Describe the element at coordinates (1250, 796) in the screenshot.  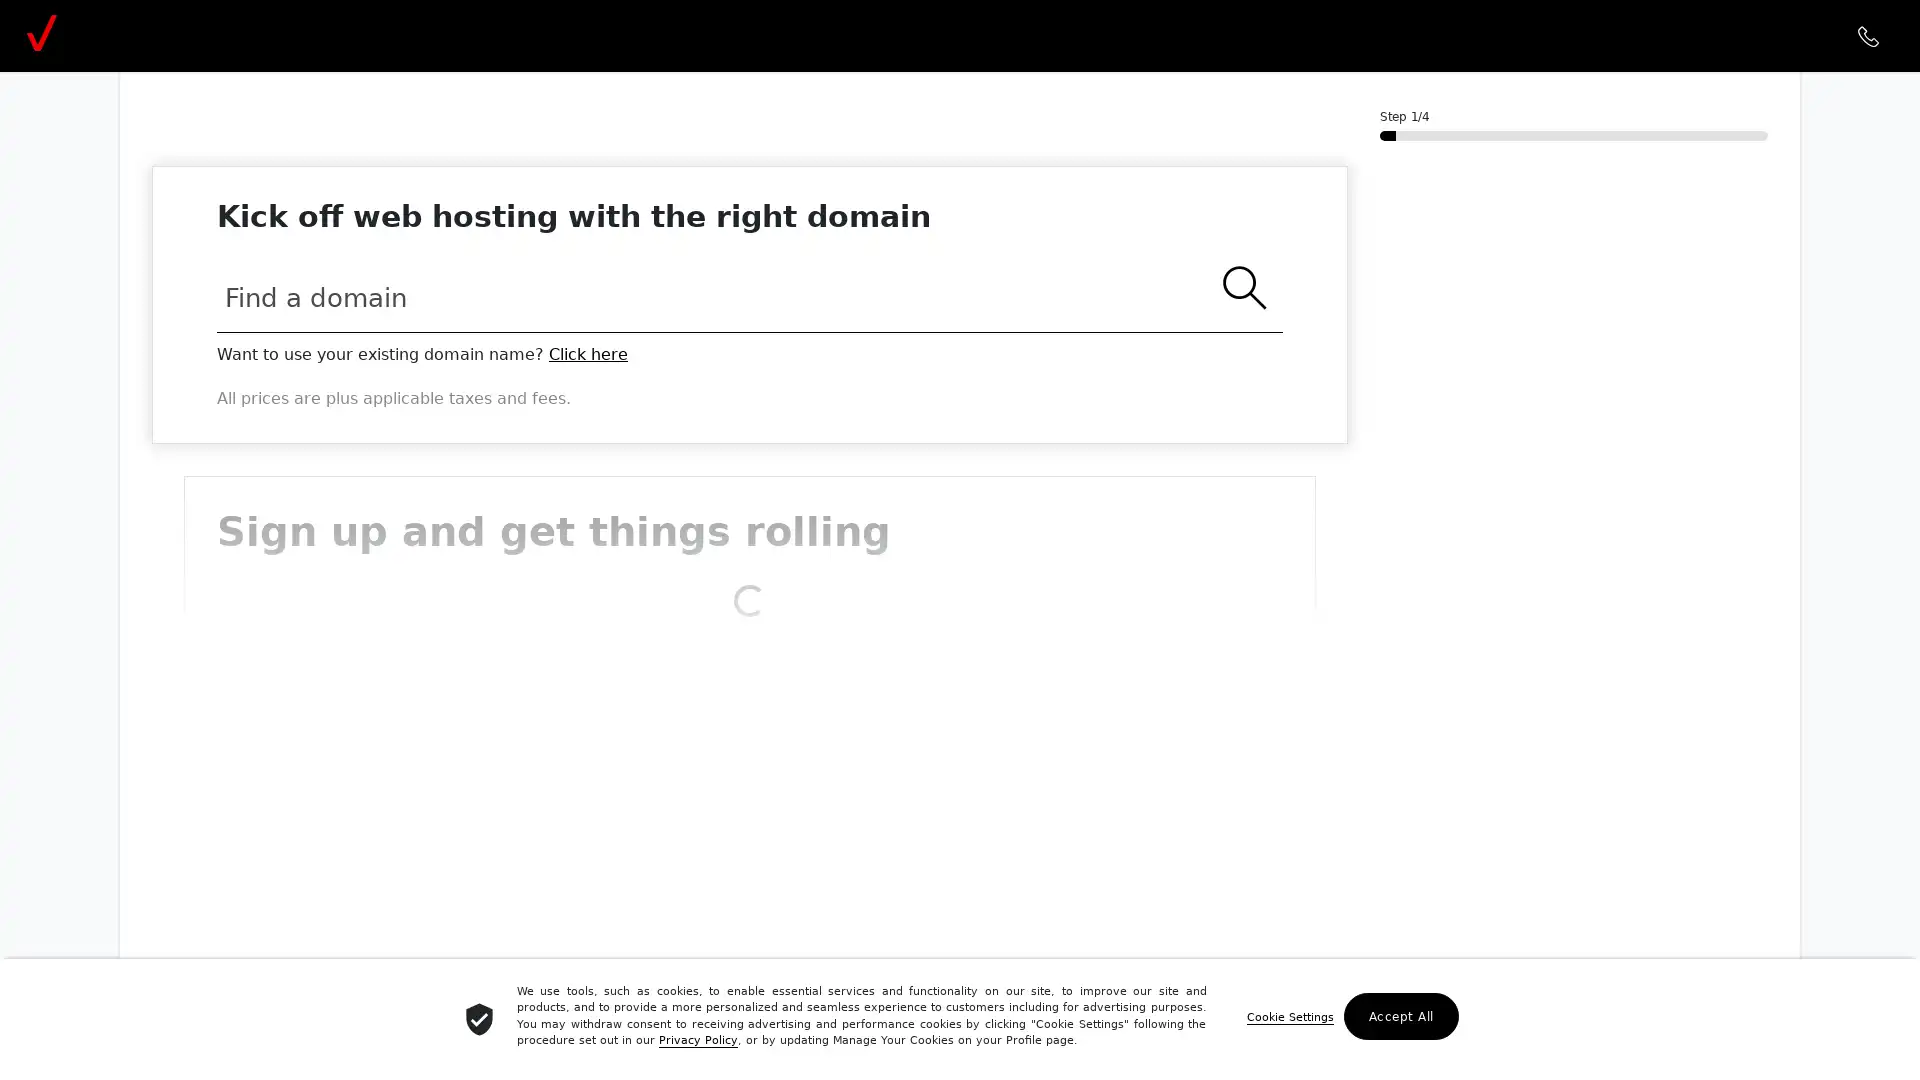
I see `Show Password` at that location.